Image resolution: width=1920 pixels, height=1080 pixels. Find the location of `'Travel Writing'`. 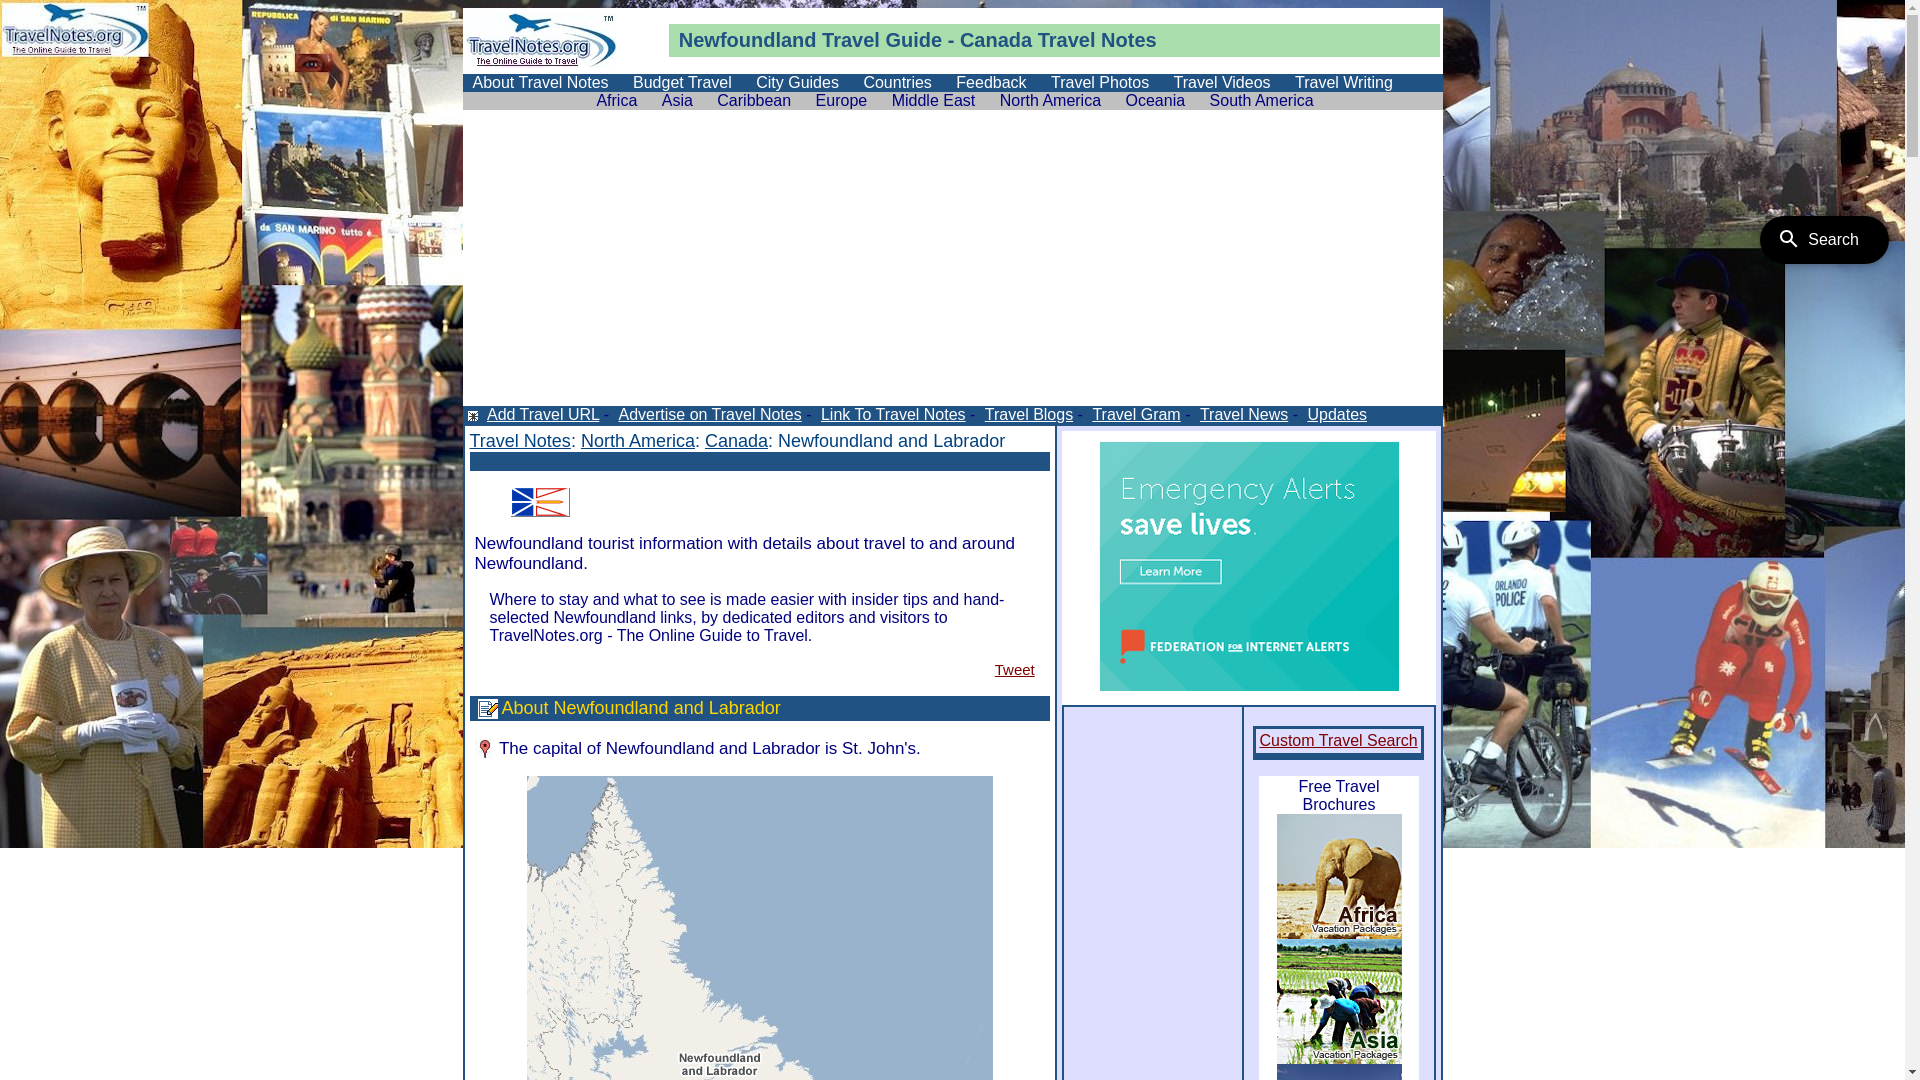

'Travel Writing' is located at coordinates (1285, 81).